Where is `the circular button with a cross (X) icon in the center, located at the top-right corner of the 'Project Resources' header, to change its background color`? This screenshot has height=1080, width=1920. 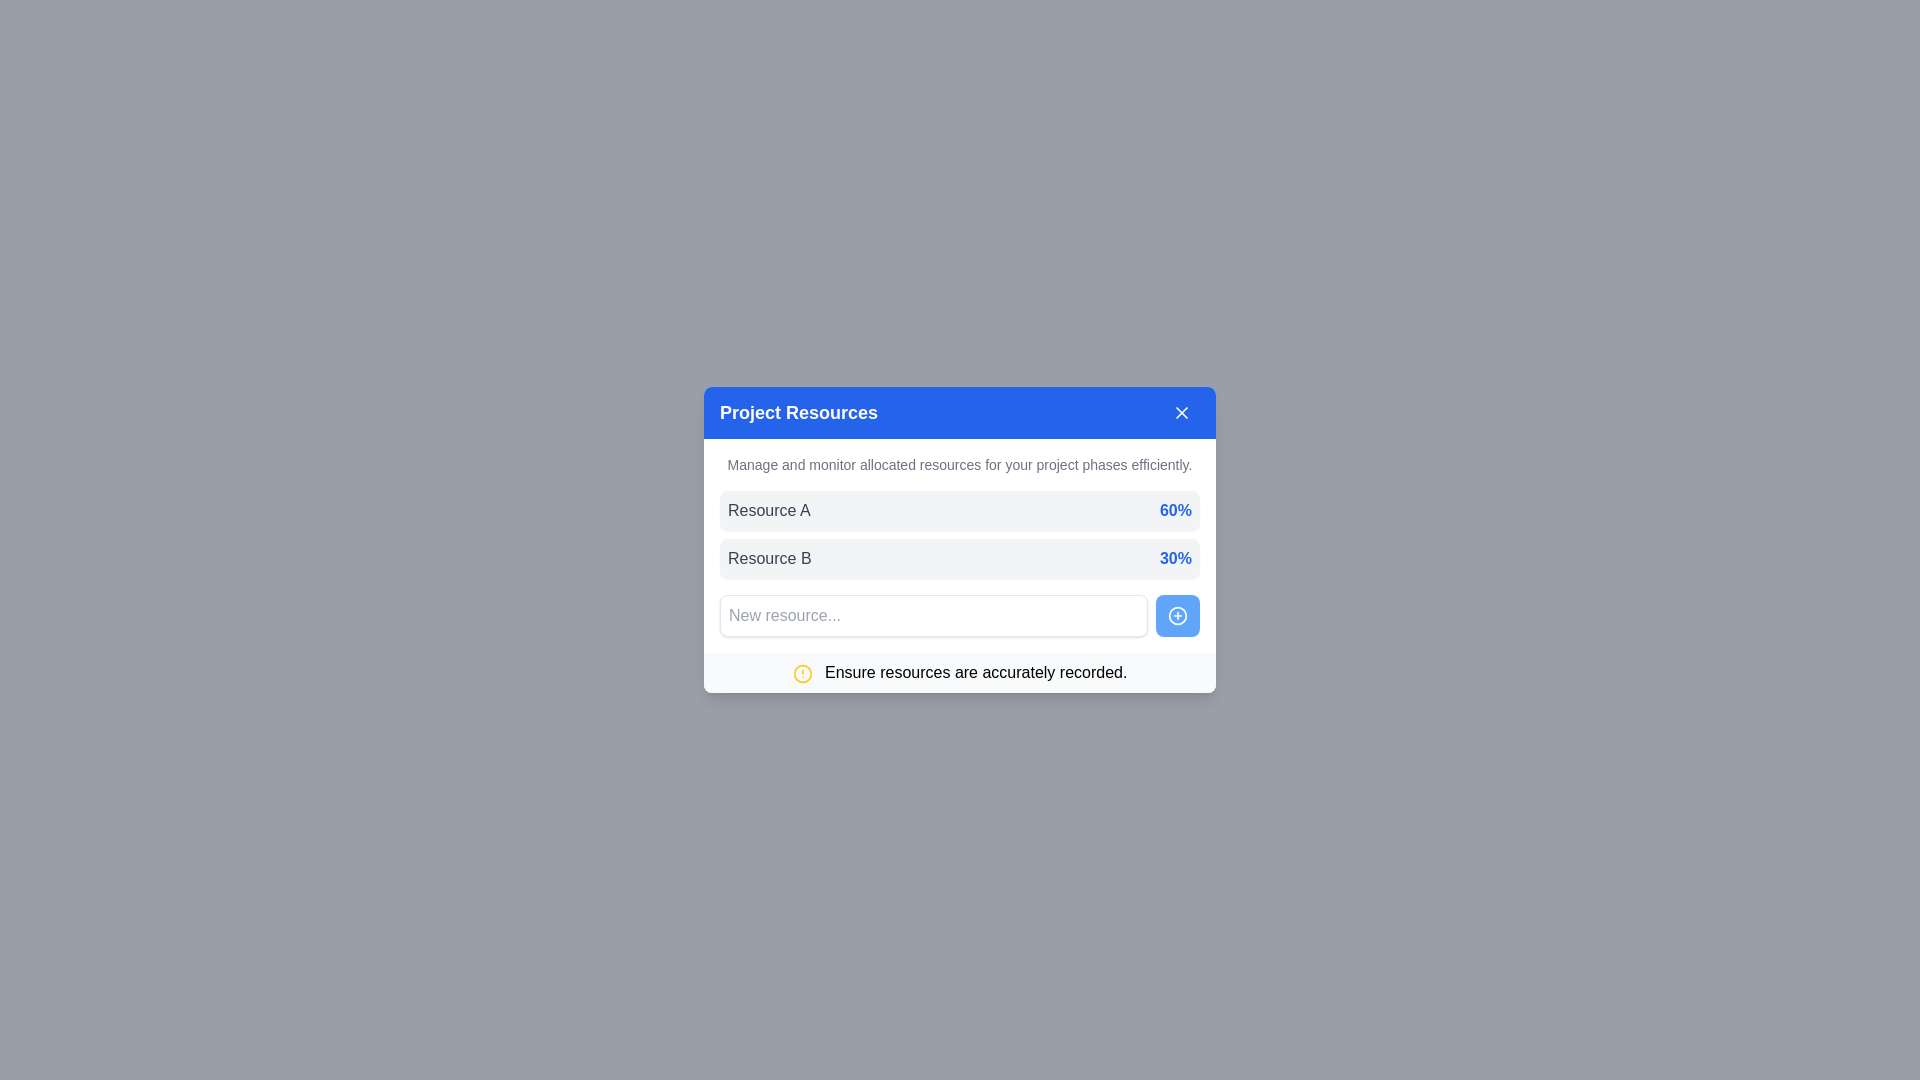 the circular button with a cross (X) icon in the center, located at the top-right corner of the 'Project Resources' header, to change its background color is located at coordinates (1181, 411).